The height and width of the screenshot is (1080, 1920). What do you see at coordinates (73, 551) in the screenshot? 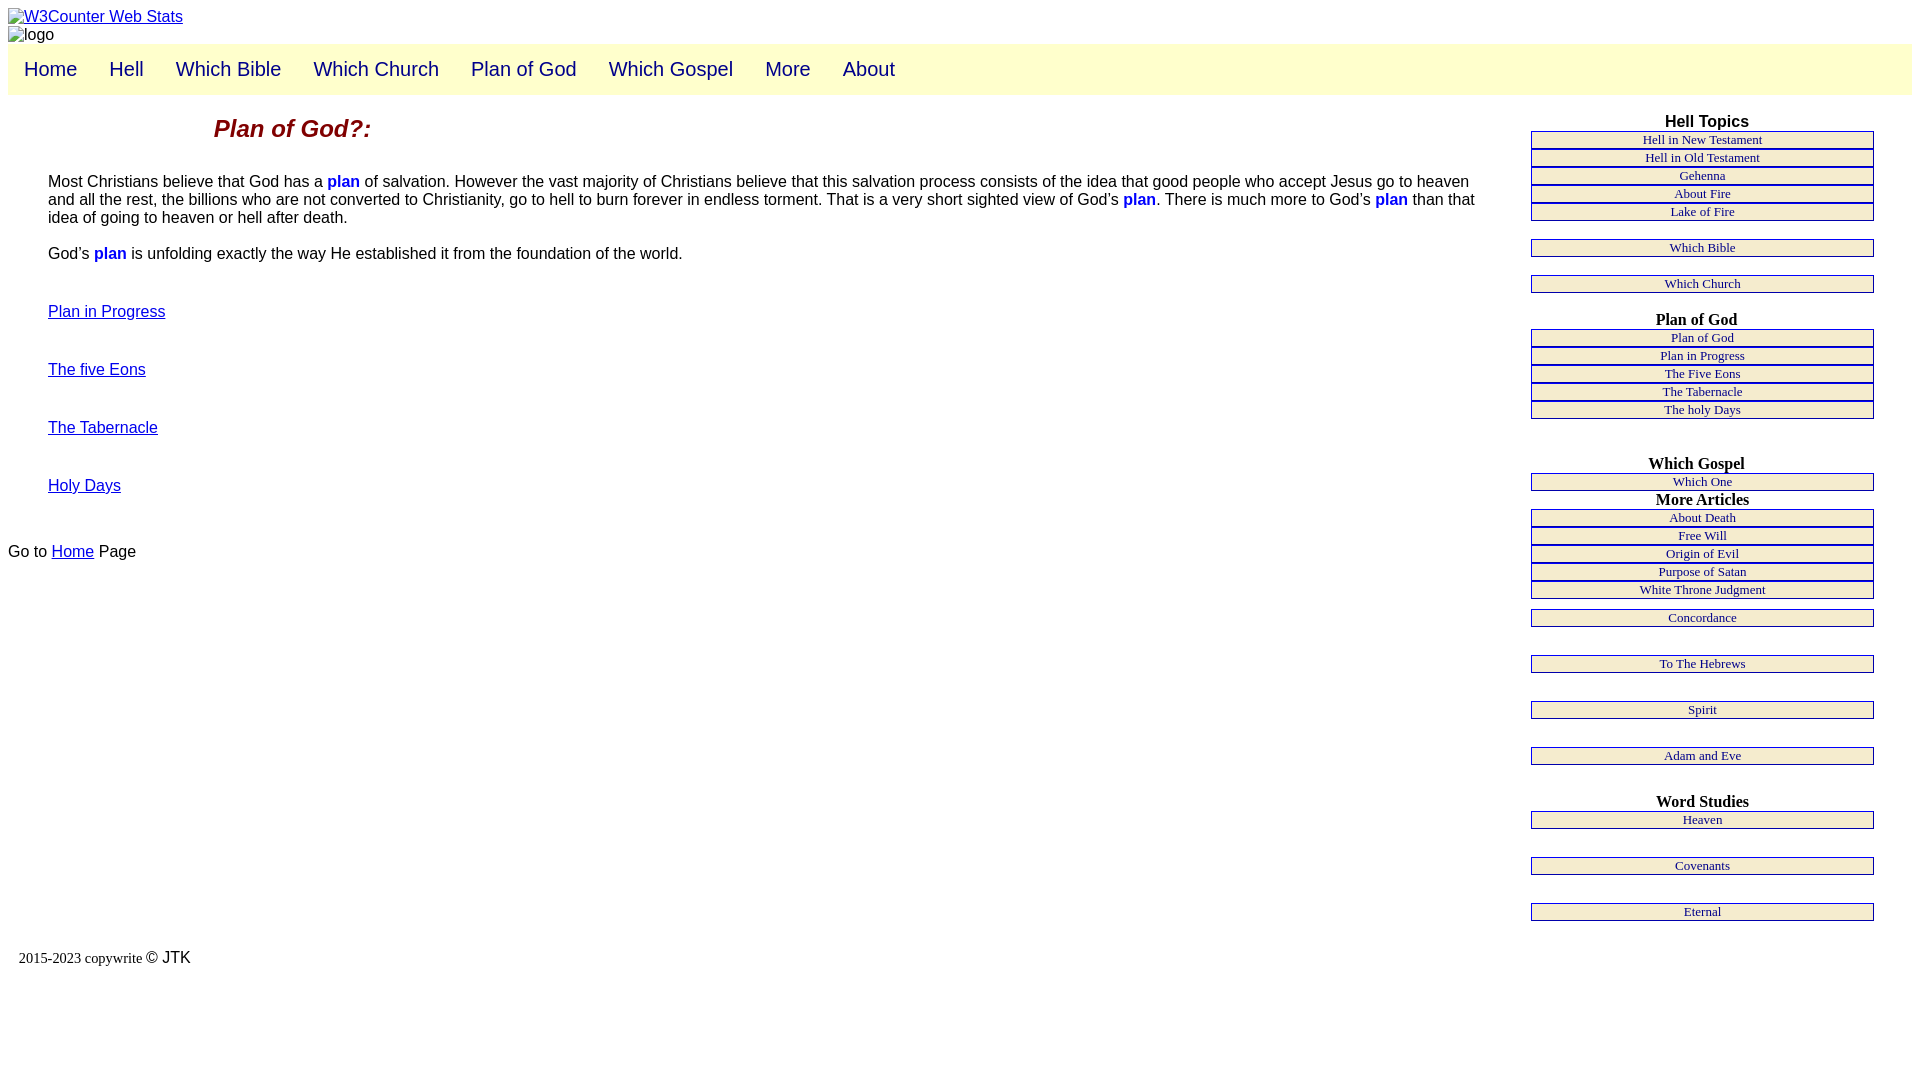
I see `'Home'` at bounding box center [73, 551].